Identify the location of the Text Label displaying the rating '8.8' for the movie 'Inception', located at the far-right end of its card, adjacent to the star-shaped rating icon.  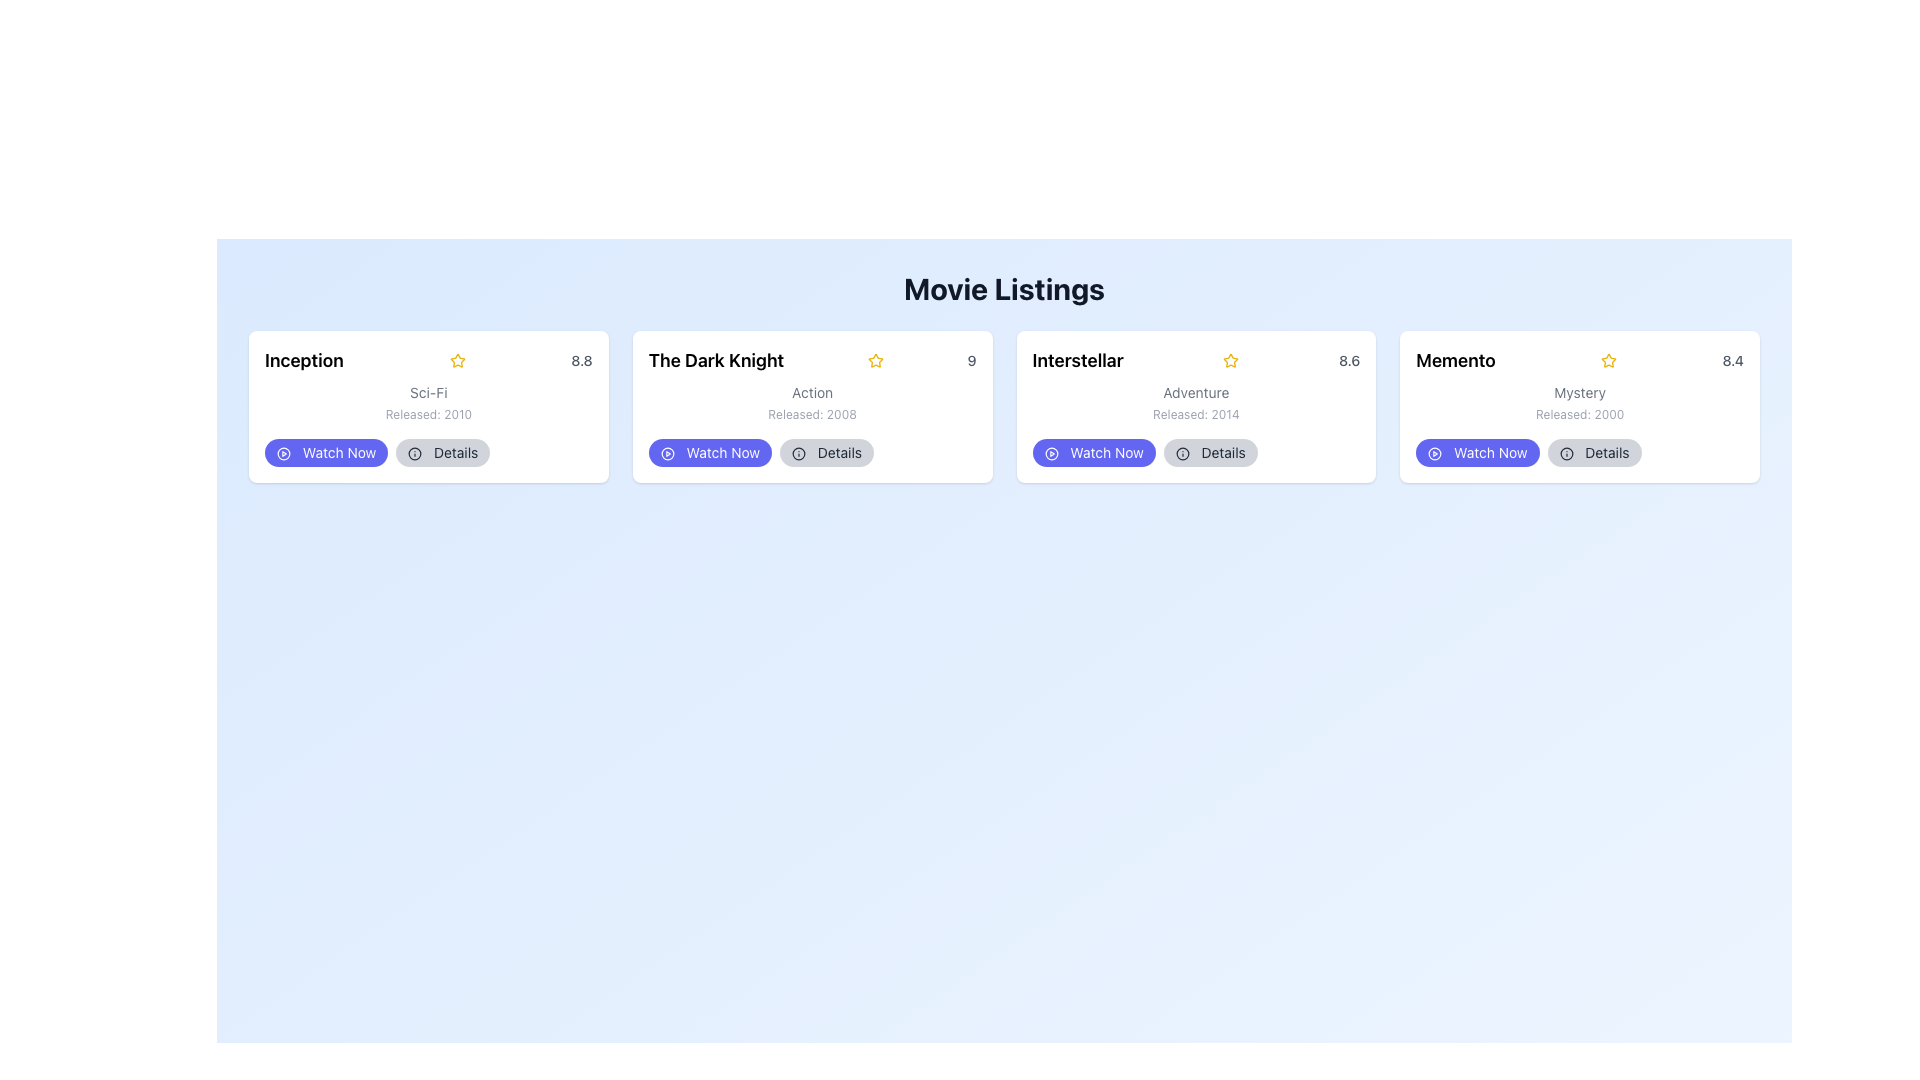
(581, 361).